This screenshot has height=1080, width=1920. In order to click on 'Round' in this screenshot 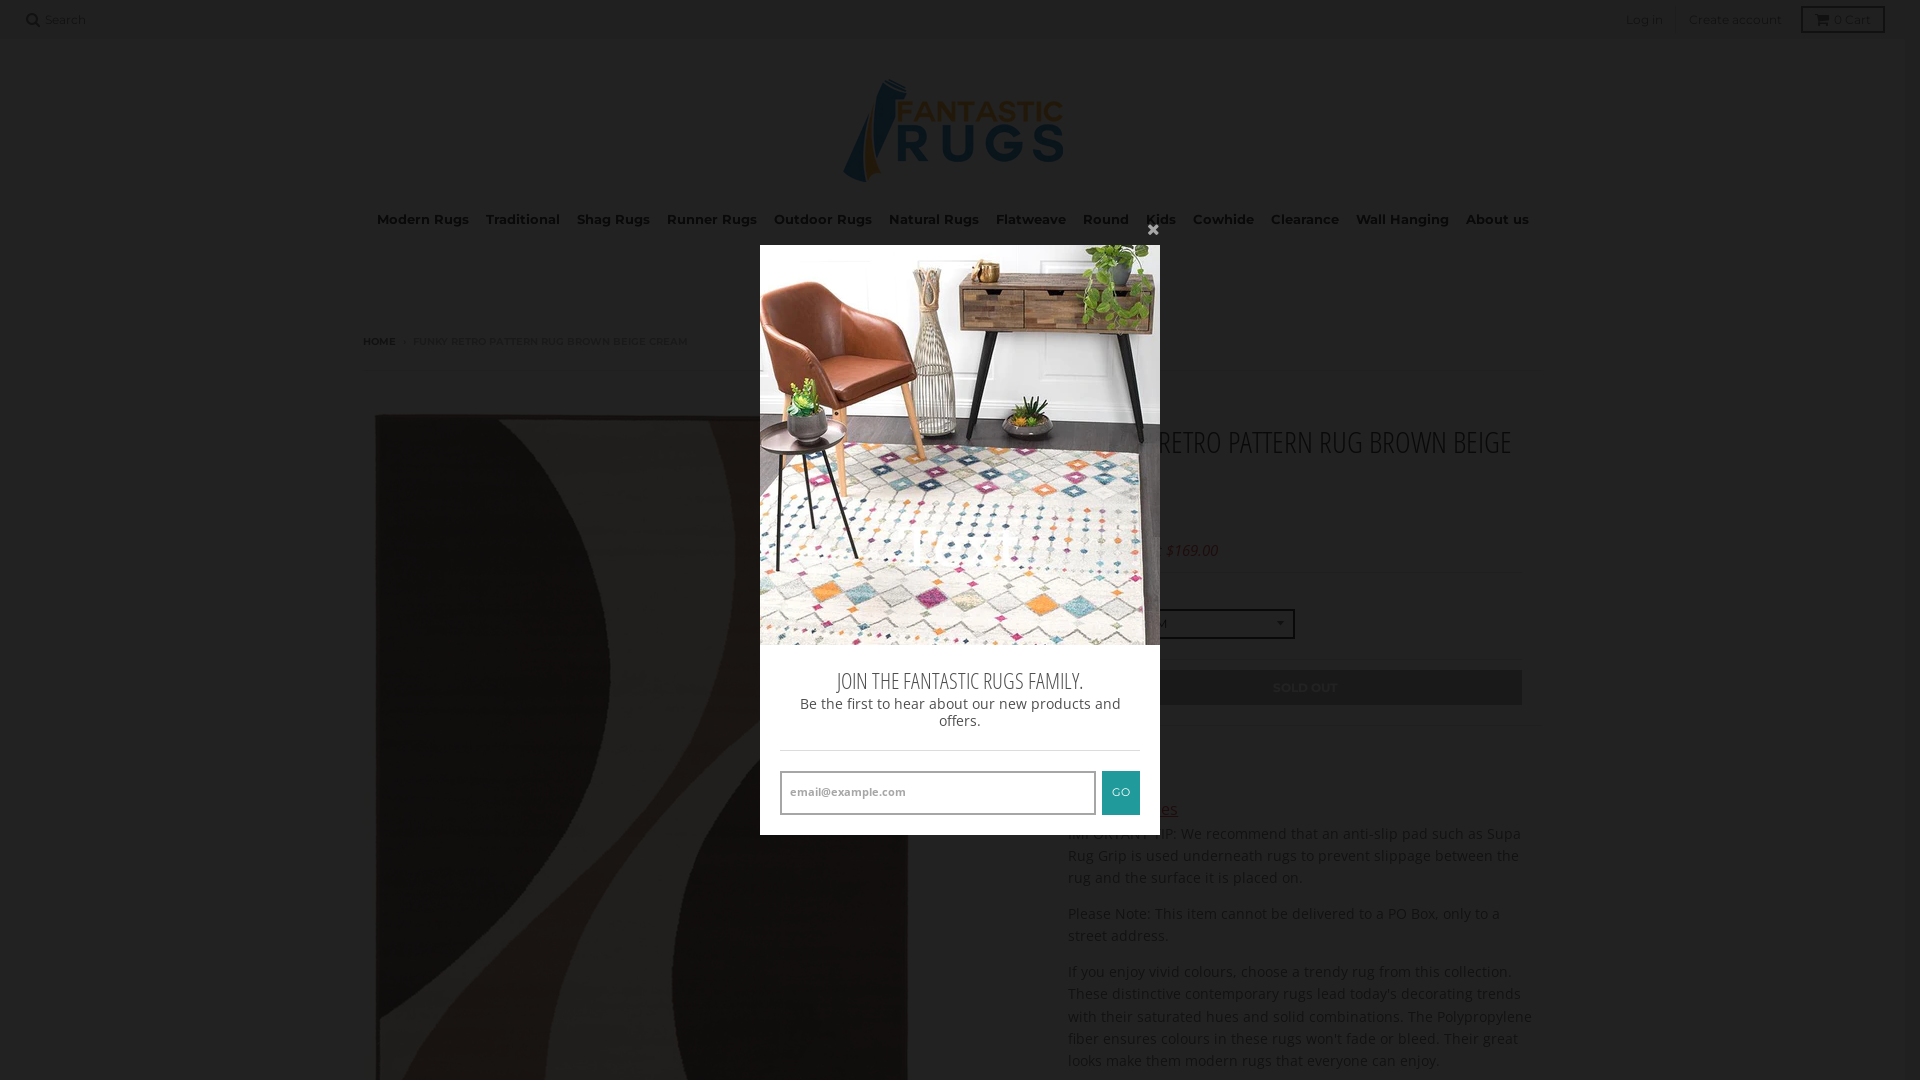, I will do `click(1104, 219)`.